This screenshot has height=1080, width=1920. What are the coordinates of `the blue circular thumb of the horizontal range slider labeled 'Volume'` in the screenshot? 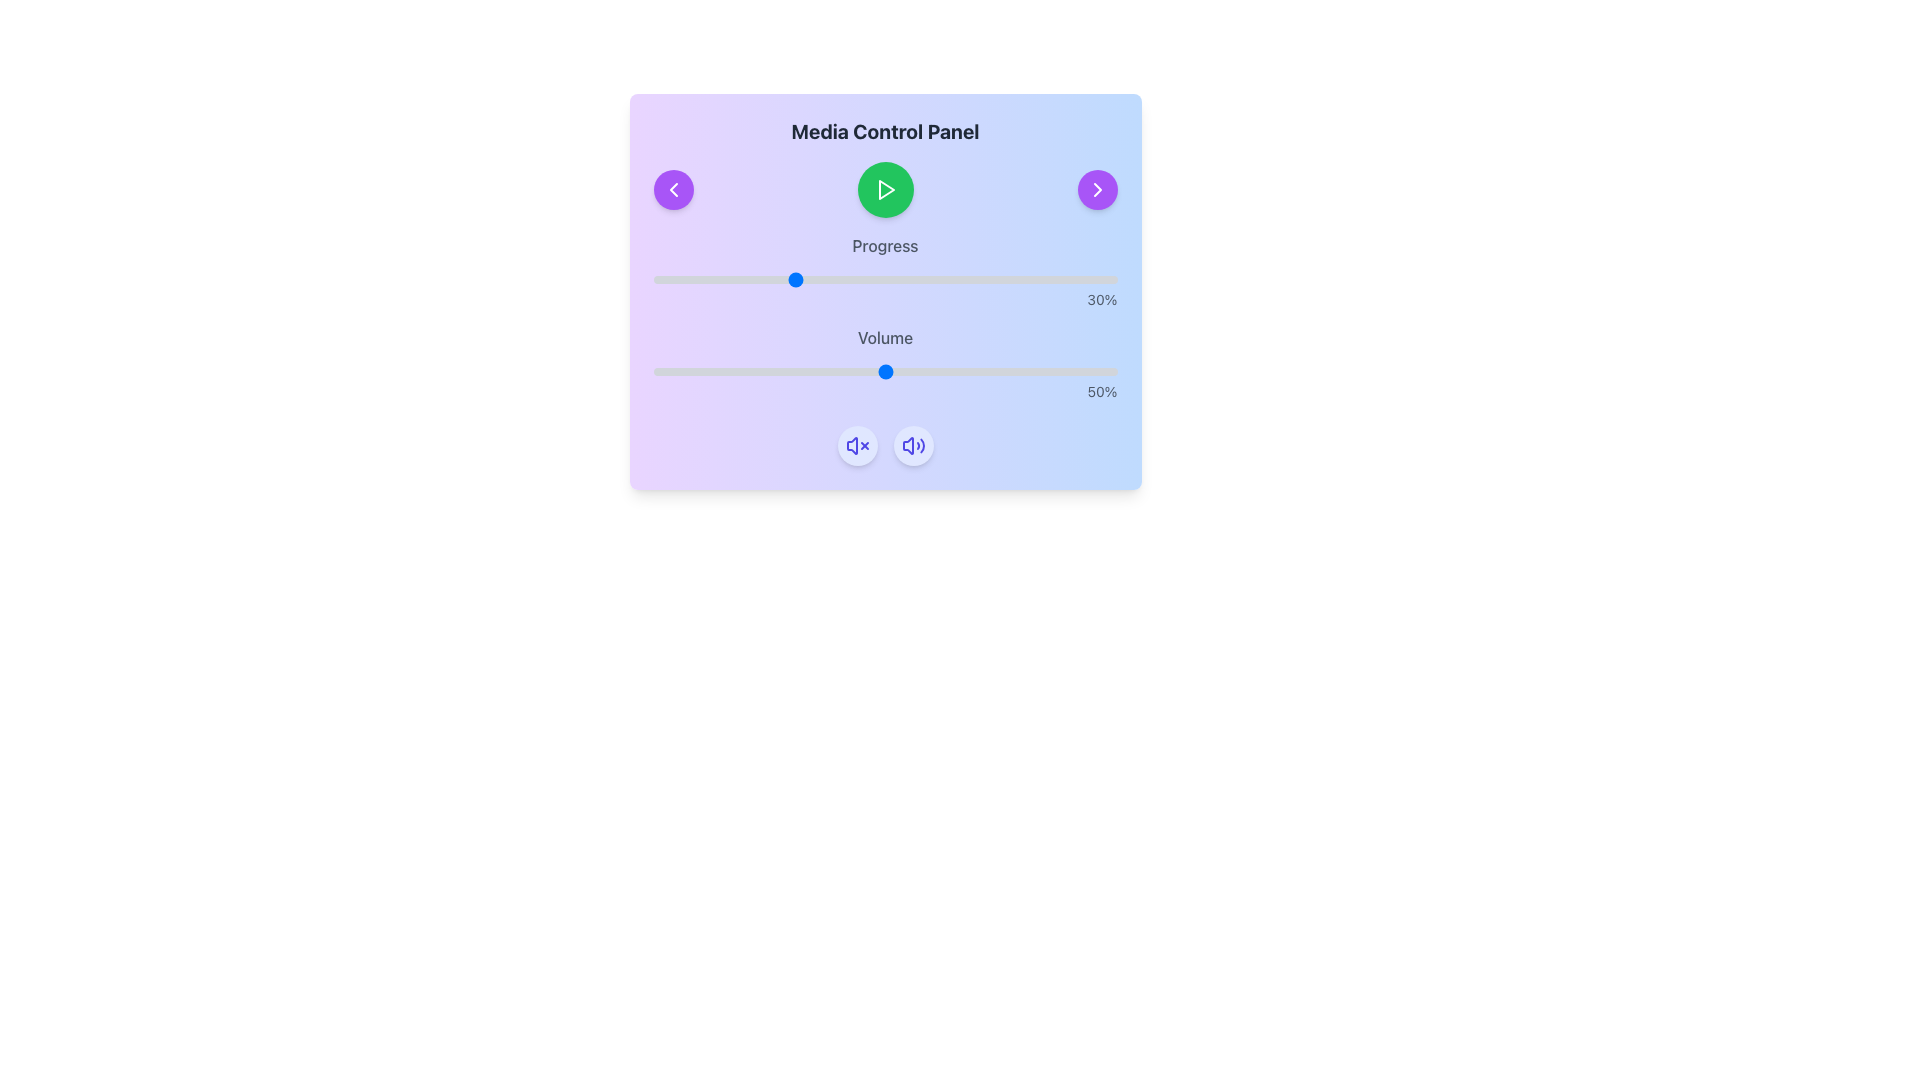 It's located at (884, 371).